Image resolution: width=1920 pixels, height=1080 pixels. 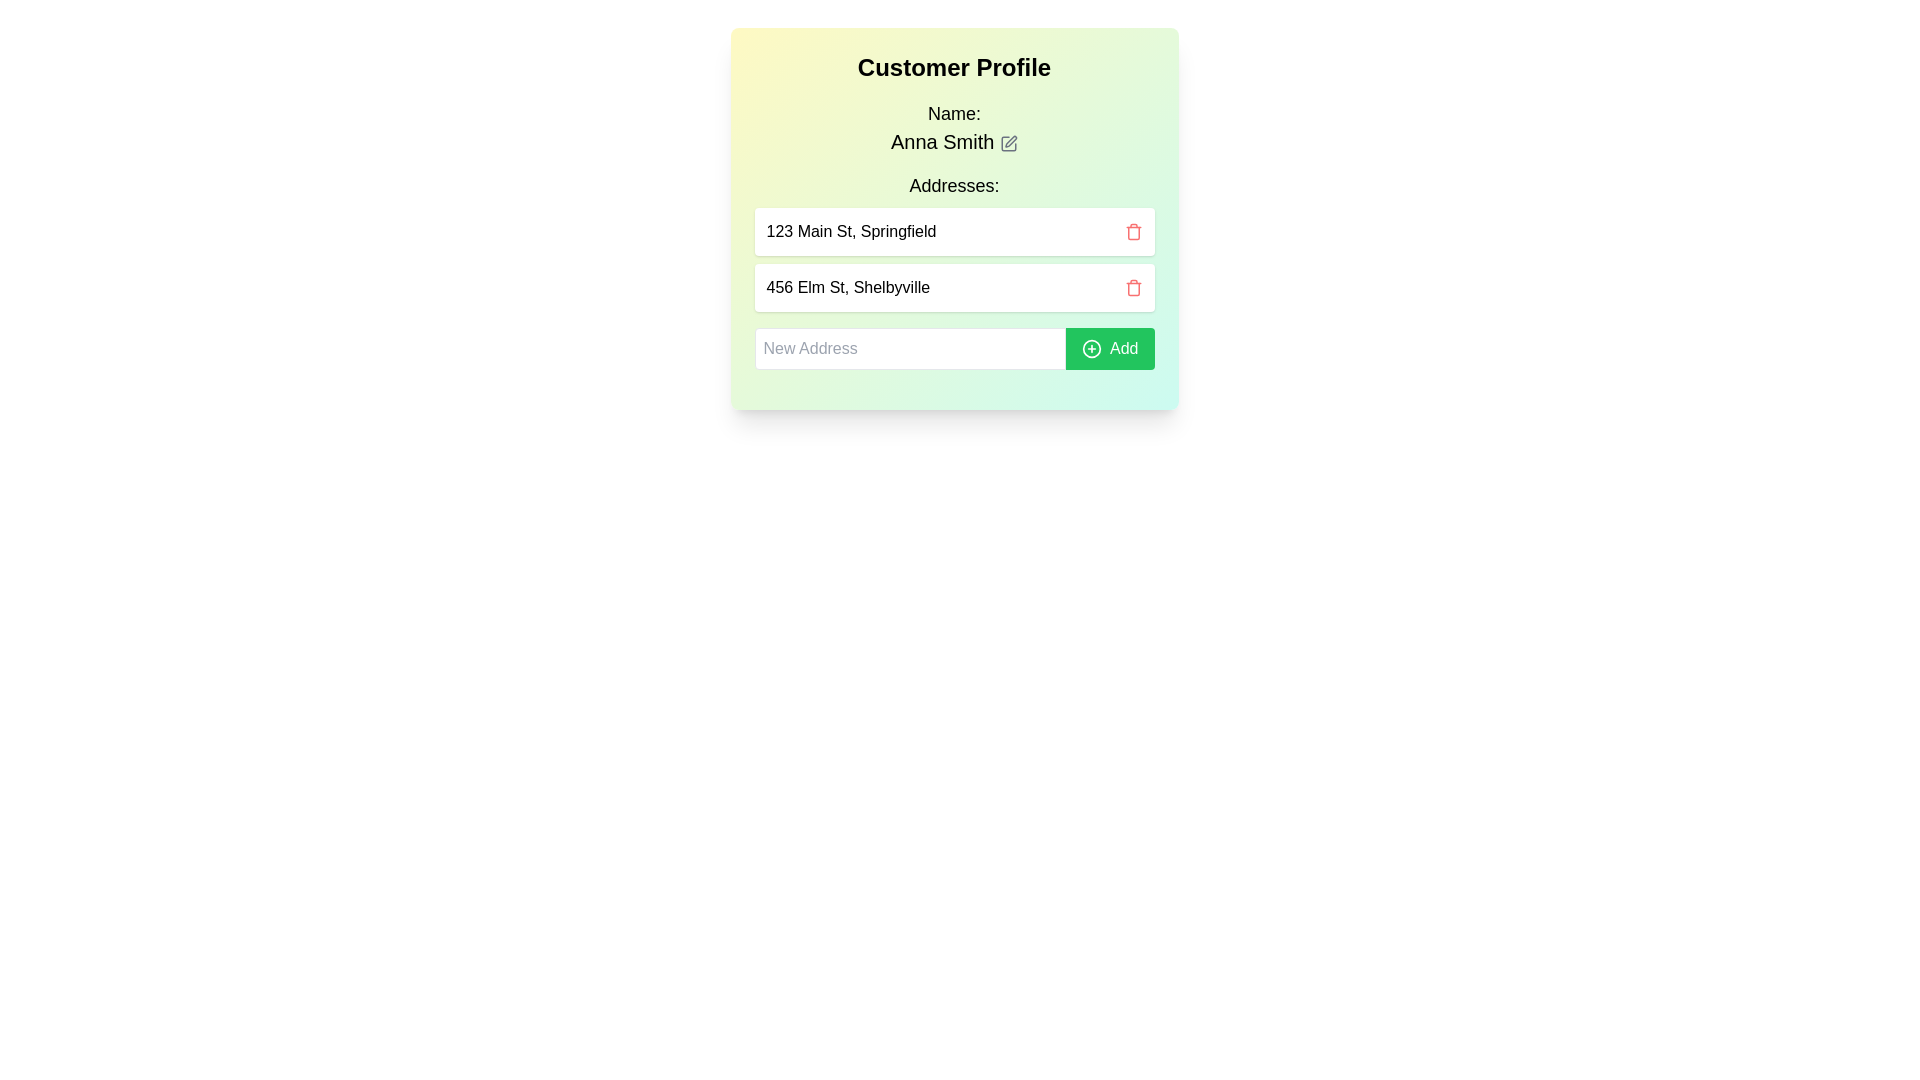 I want to click on the text display element showing the customer's name 'Anna Smith' located in the 'Customer Profile' section for information retrieval, so click(x=953, y=127).